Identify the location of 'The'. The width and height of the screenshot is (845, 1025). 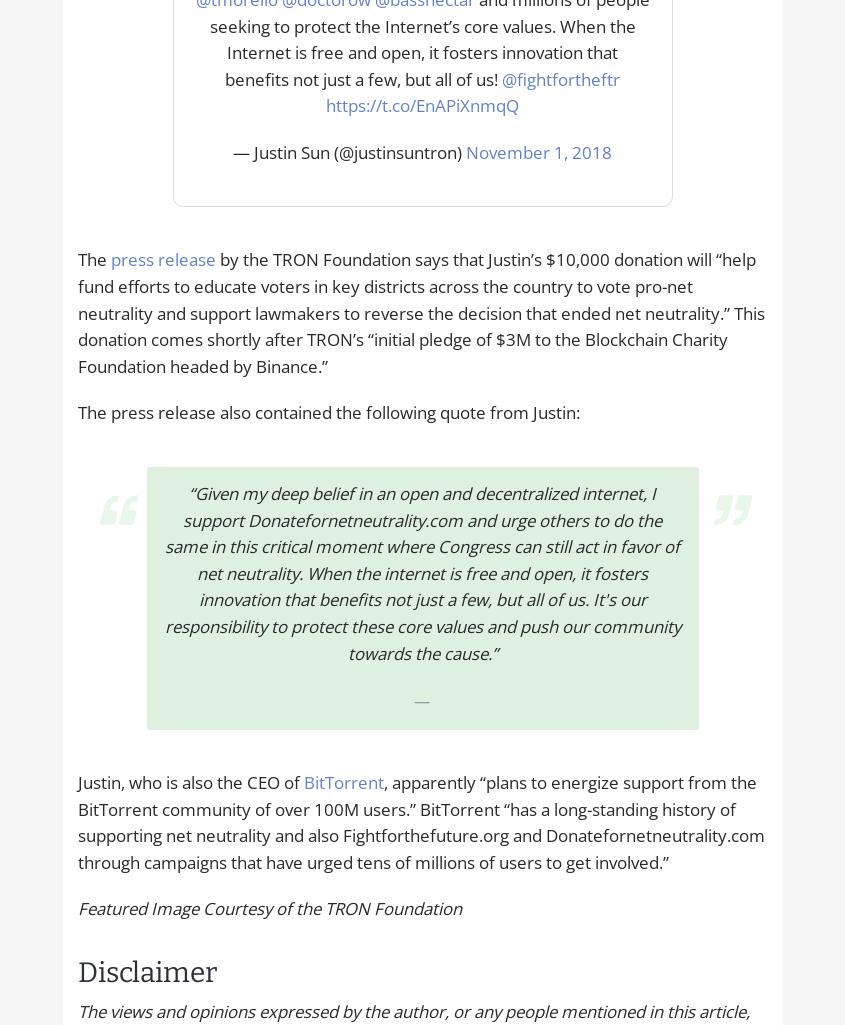
(93, 258).